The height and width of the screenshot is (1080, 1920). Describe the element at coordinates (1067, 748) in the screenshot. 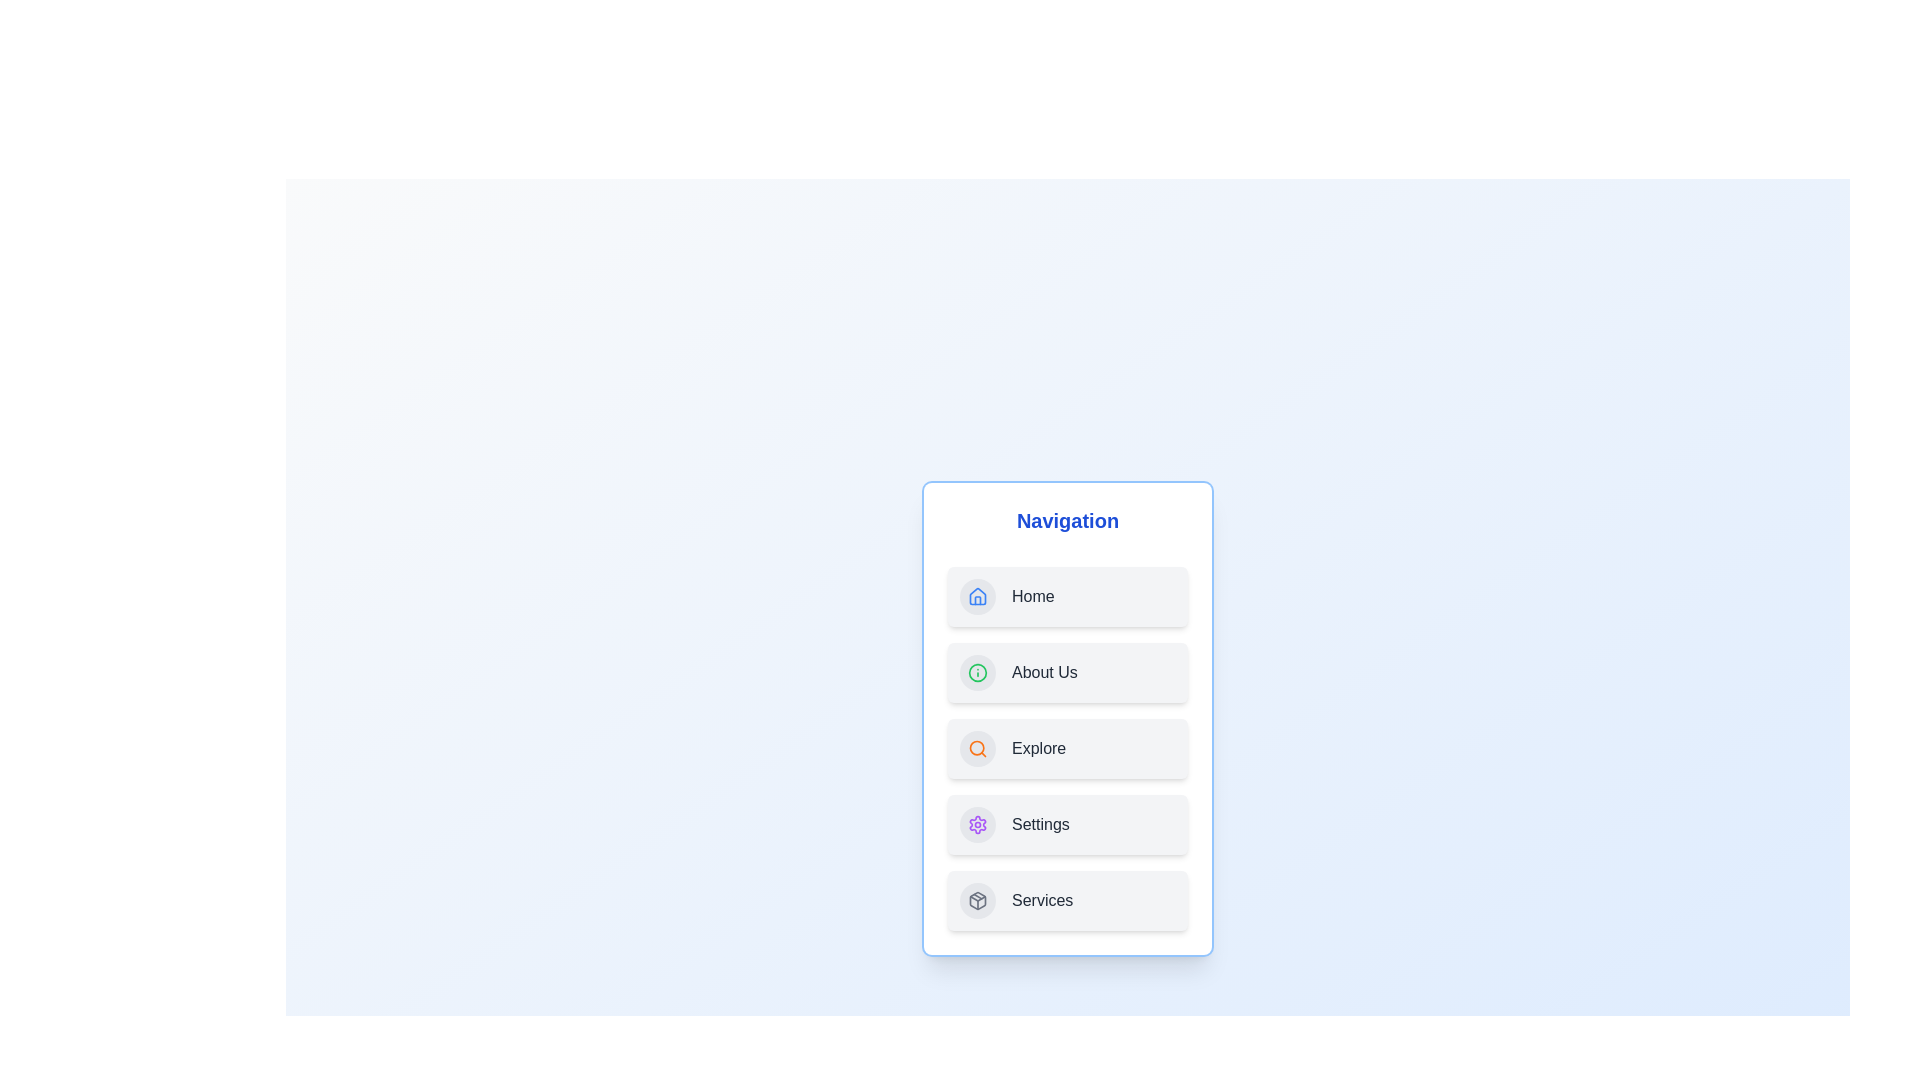

I see `the 'Explore' navigation item to navigate to the explore section` at that location.